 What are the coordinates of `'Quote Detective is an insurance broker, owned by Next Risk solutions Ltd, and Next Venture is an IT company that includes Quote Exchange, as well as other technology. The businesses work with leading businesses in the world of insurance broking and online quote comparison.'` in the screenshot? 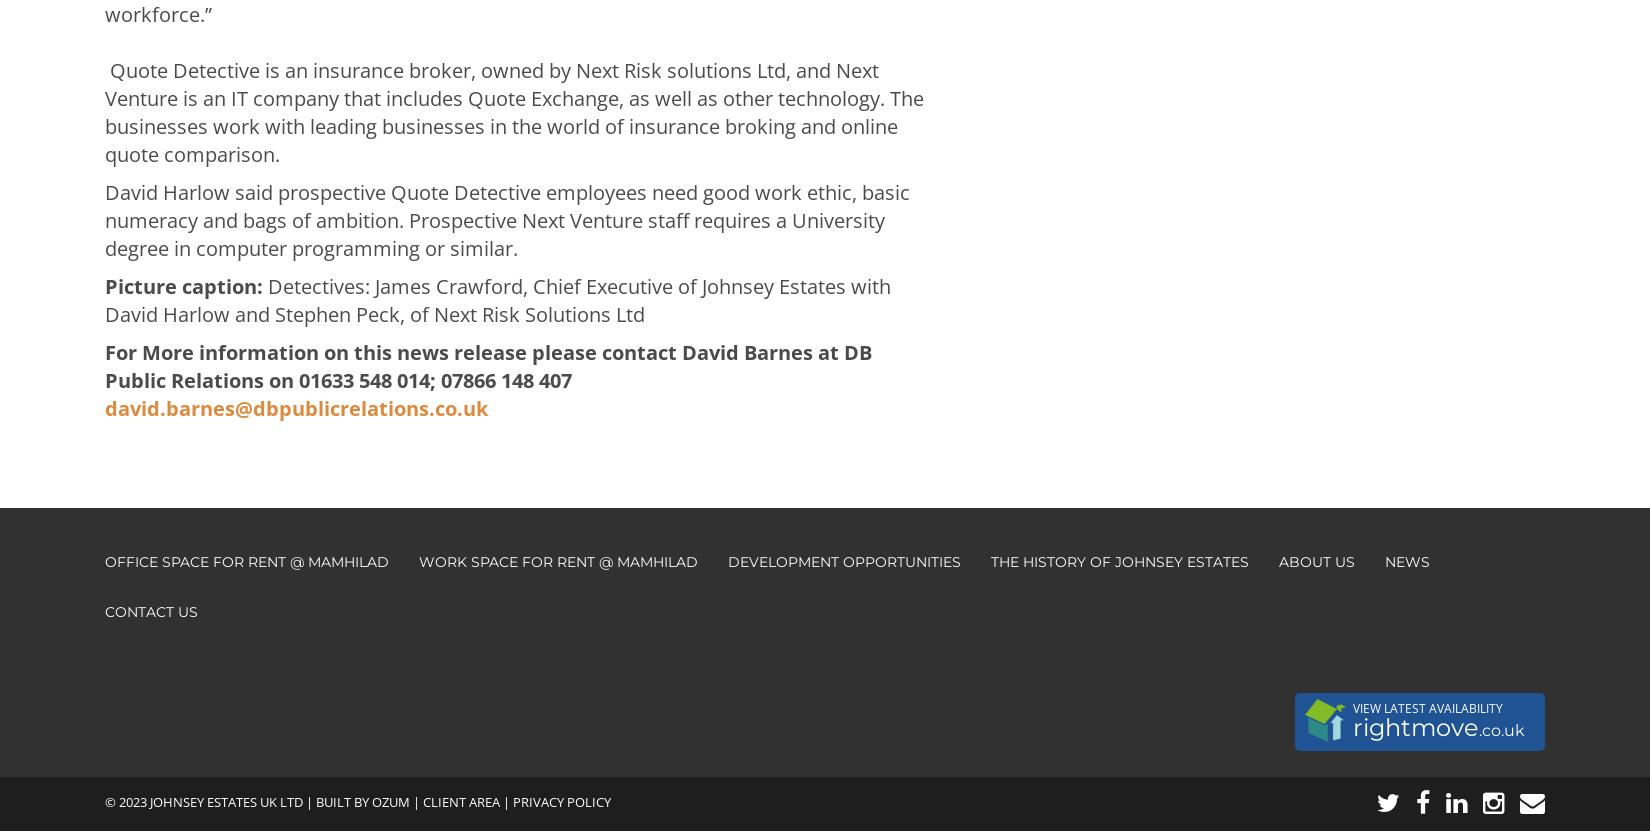 It's located at (513, 112).